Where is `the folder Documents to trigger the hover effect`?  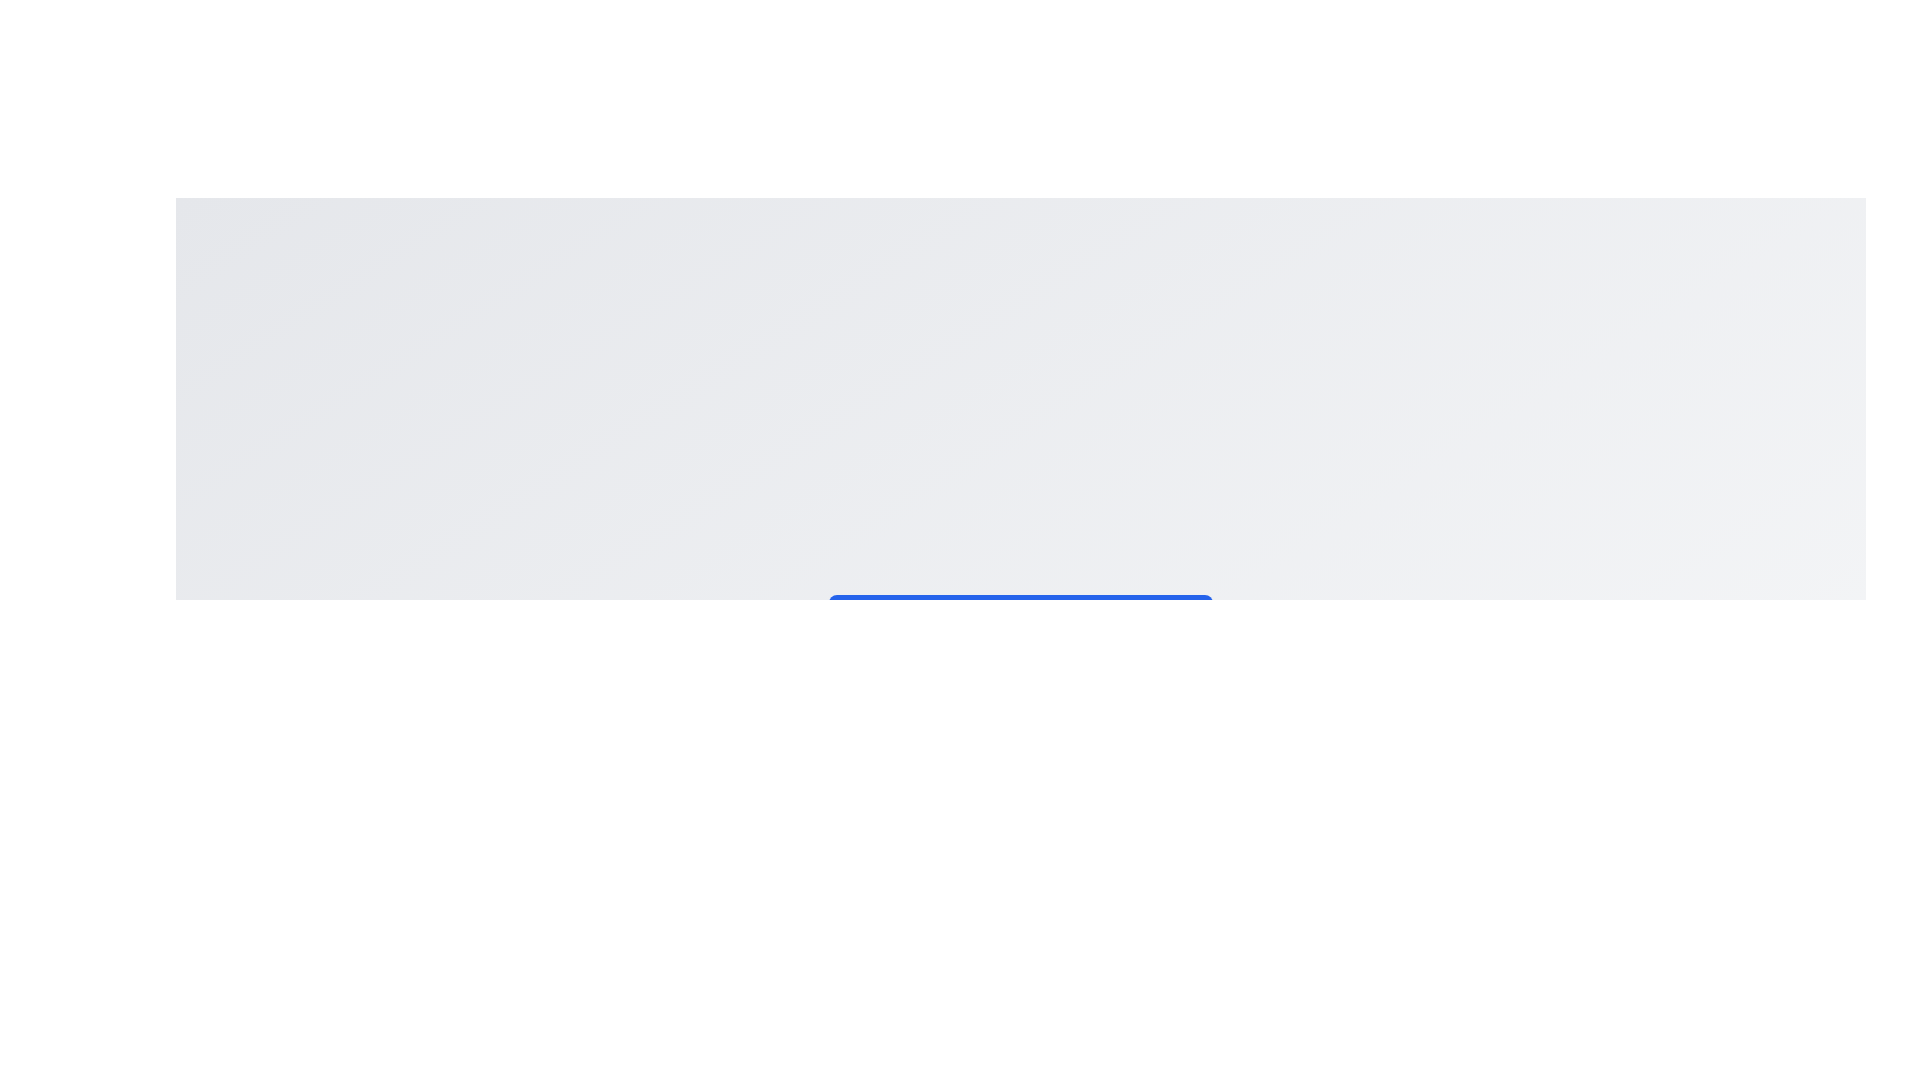 the folder Documents to trigger the hover effect is located at coordinates (1021, 681).